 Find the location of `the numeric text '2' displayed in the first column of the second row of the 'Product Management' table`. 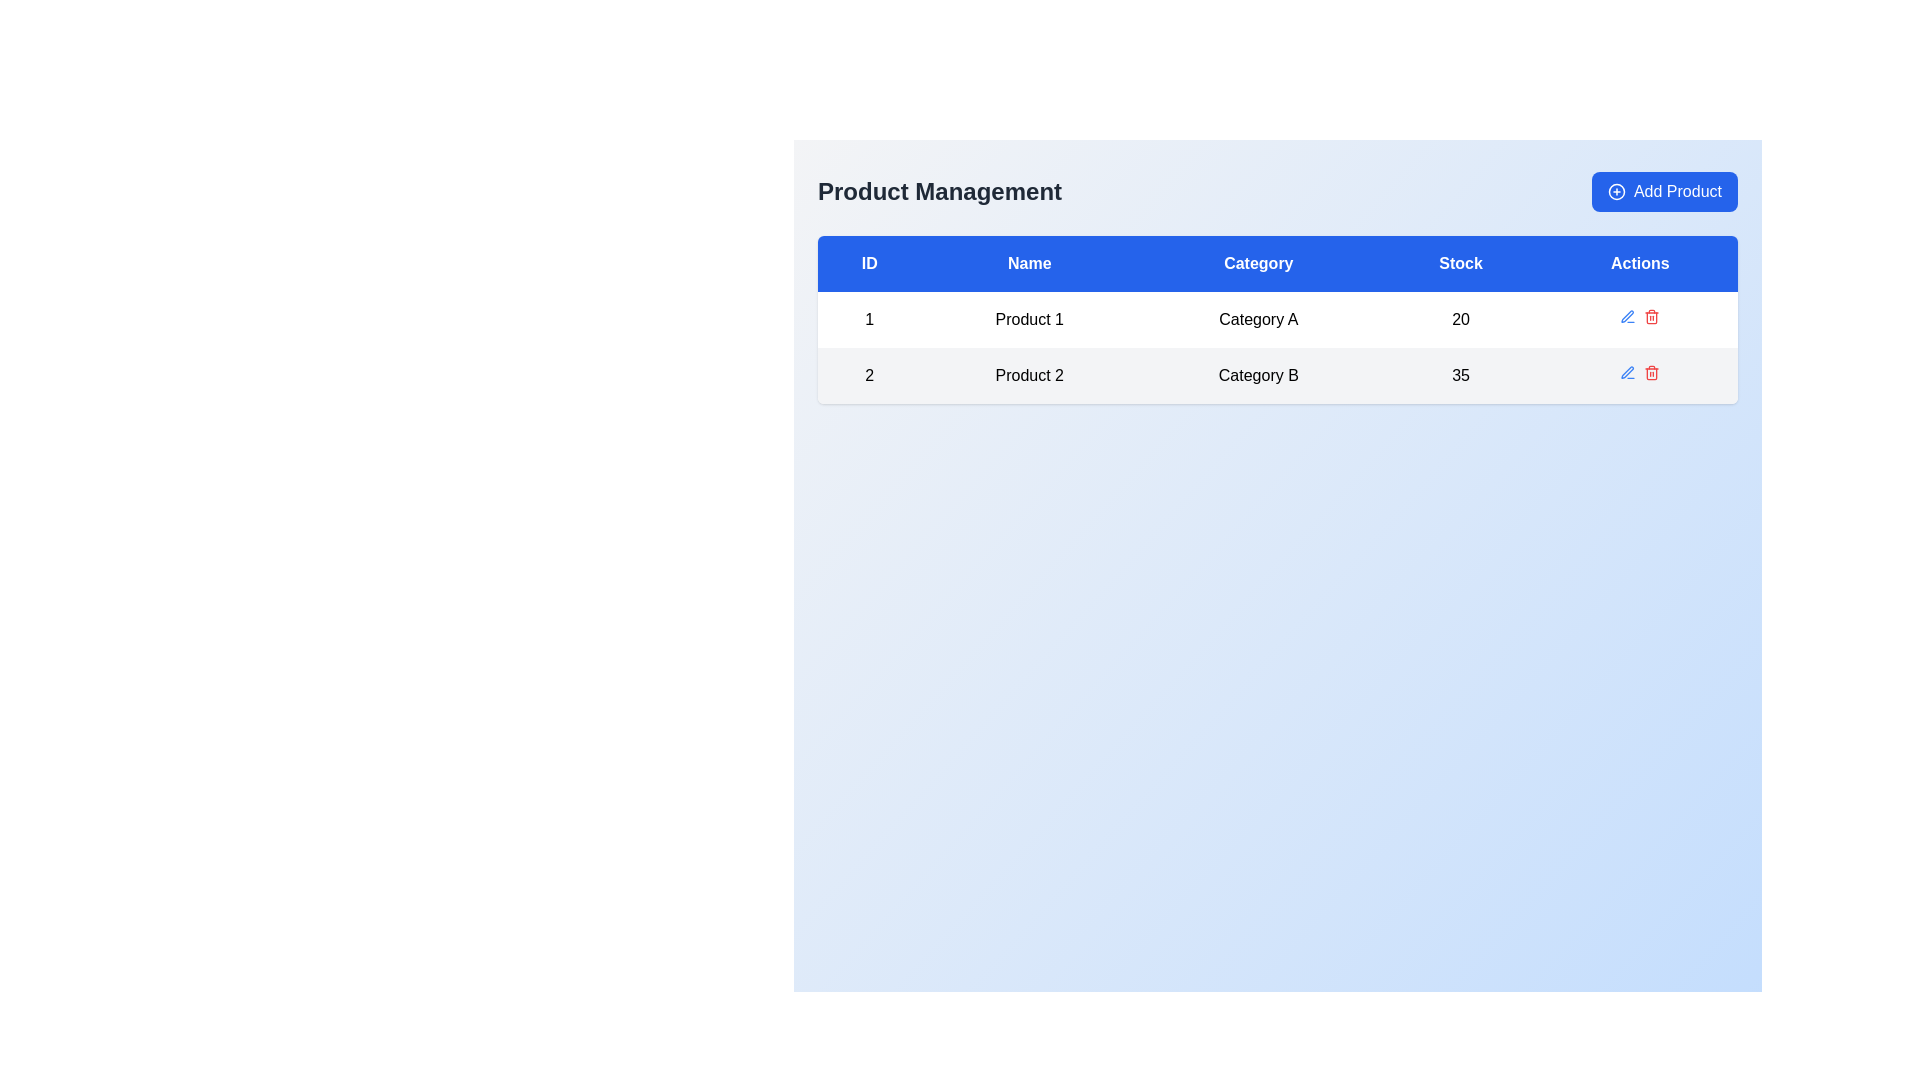

the numeric text '2' displayed in the first column of the second row of the 'Product Management' table is located at coordinates (869, 375).